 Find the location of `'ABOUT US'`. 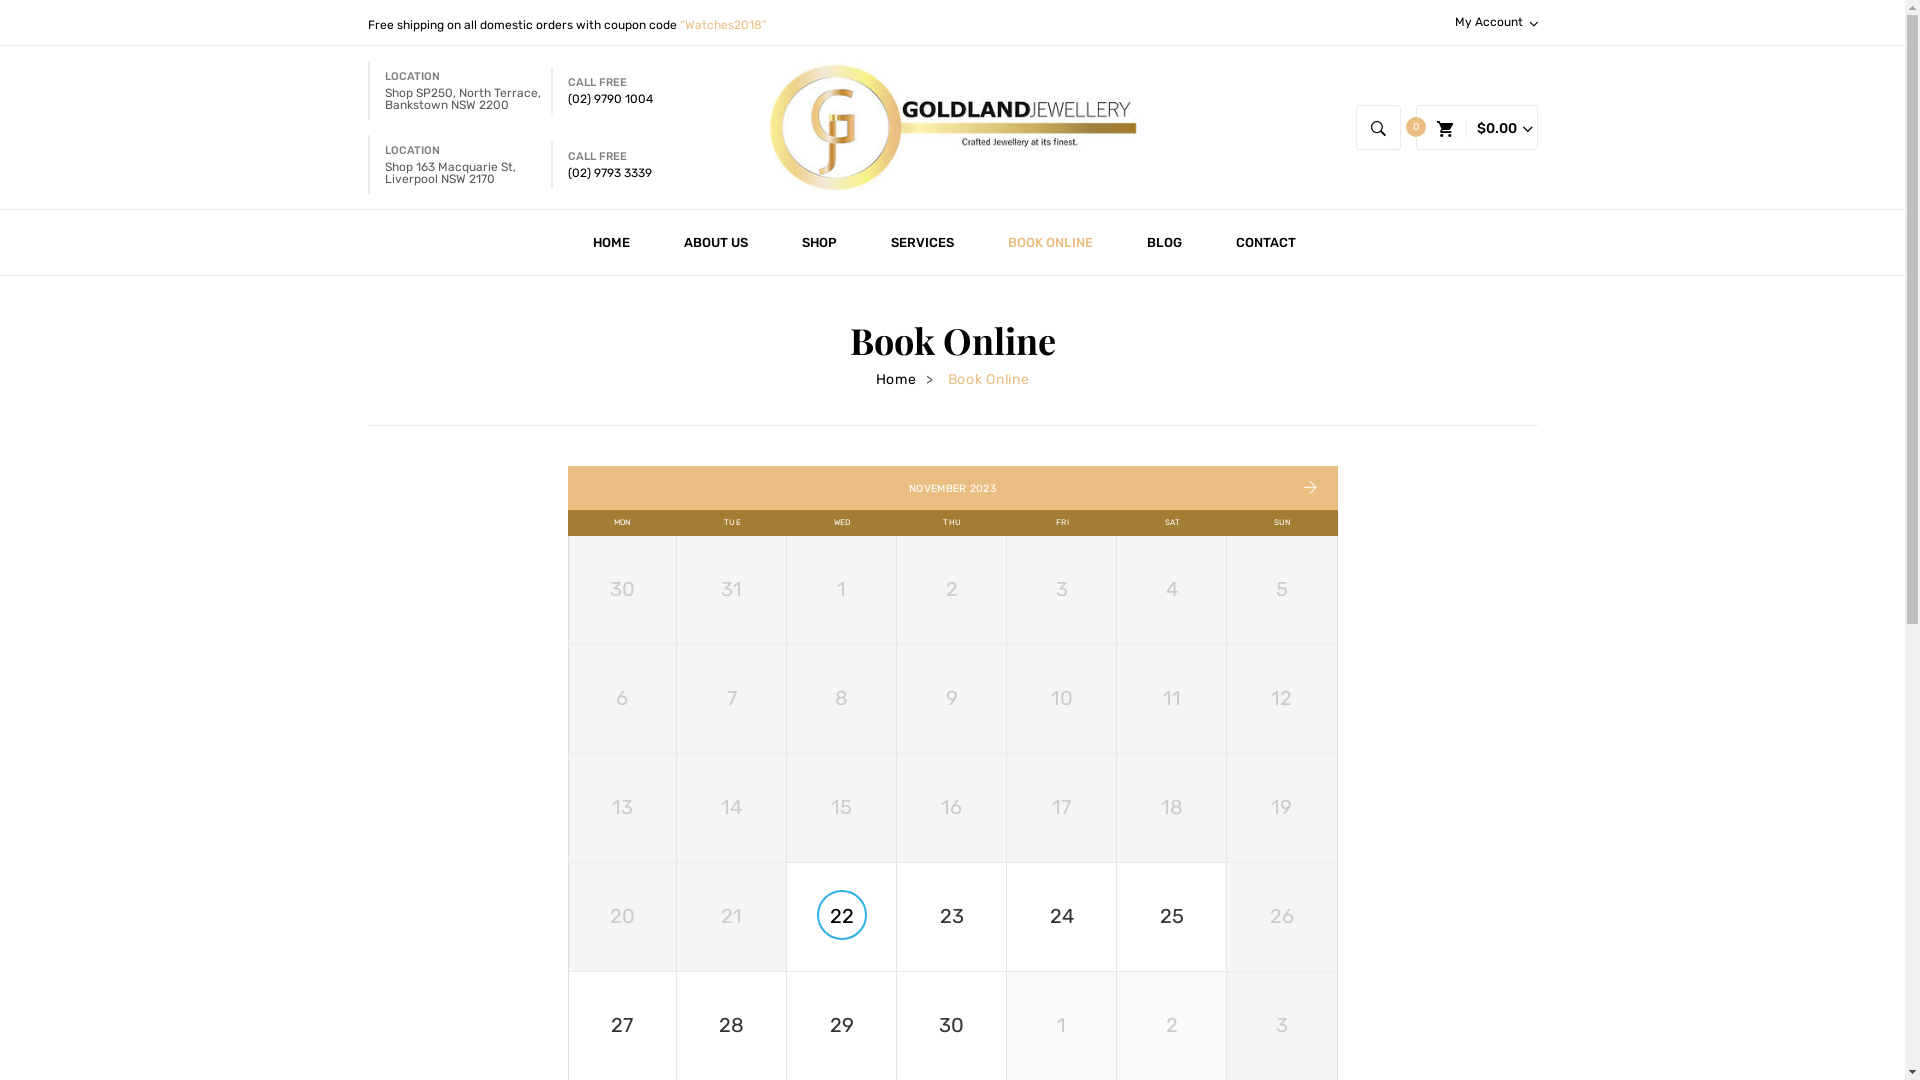

'ABOUT US' is located at coordinates (715, 241).